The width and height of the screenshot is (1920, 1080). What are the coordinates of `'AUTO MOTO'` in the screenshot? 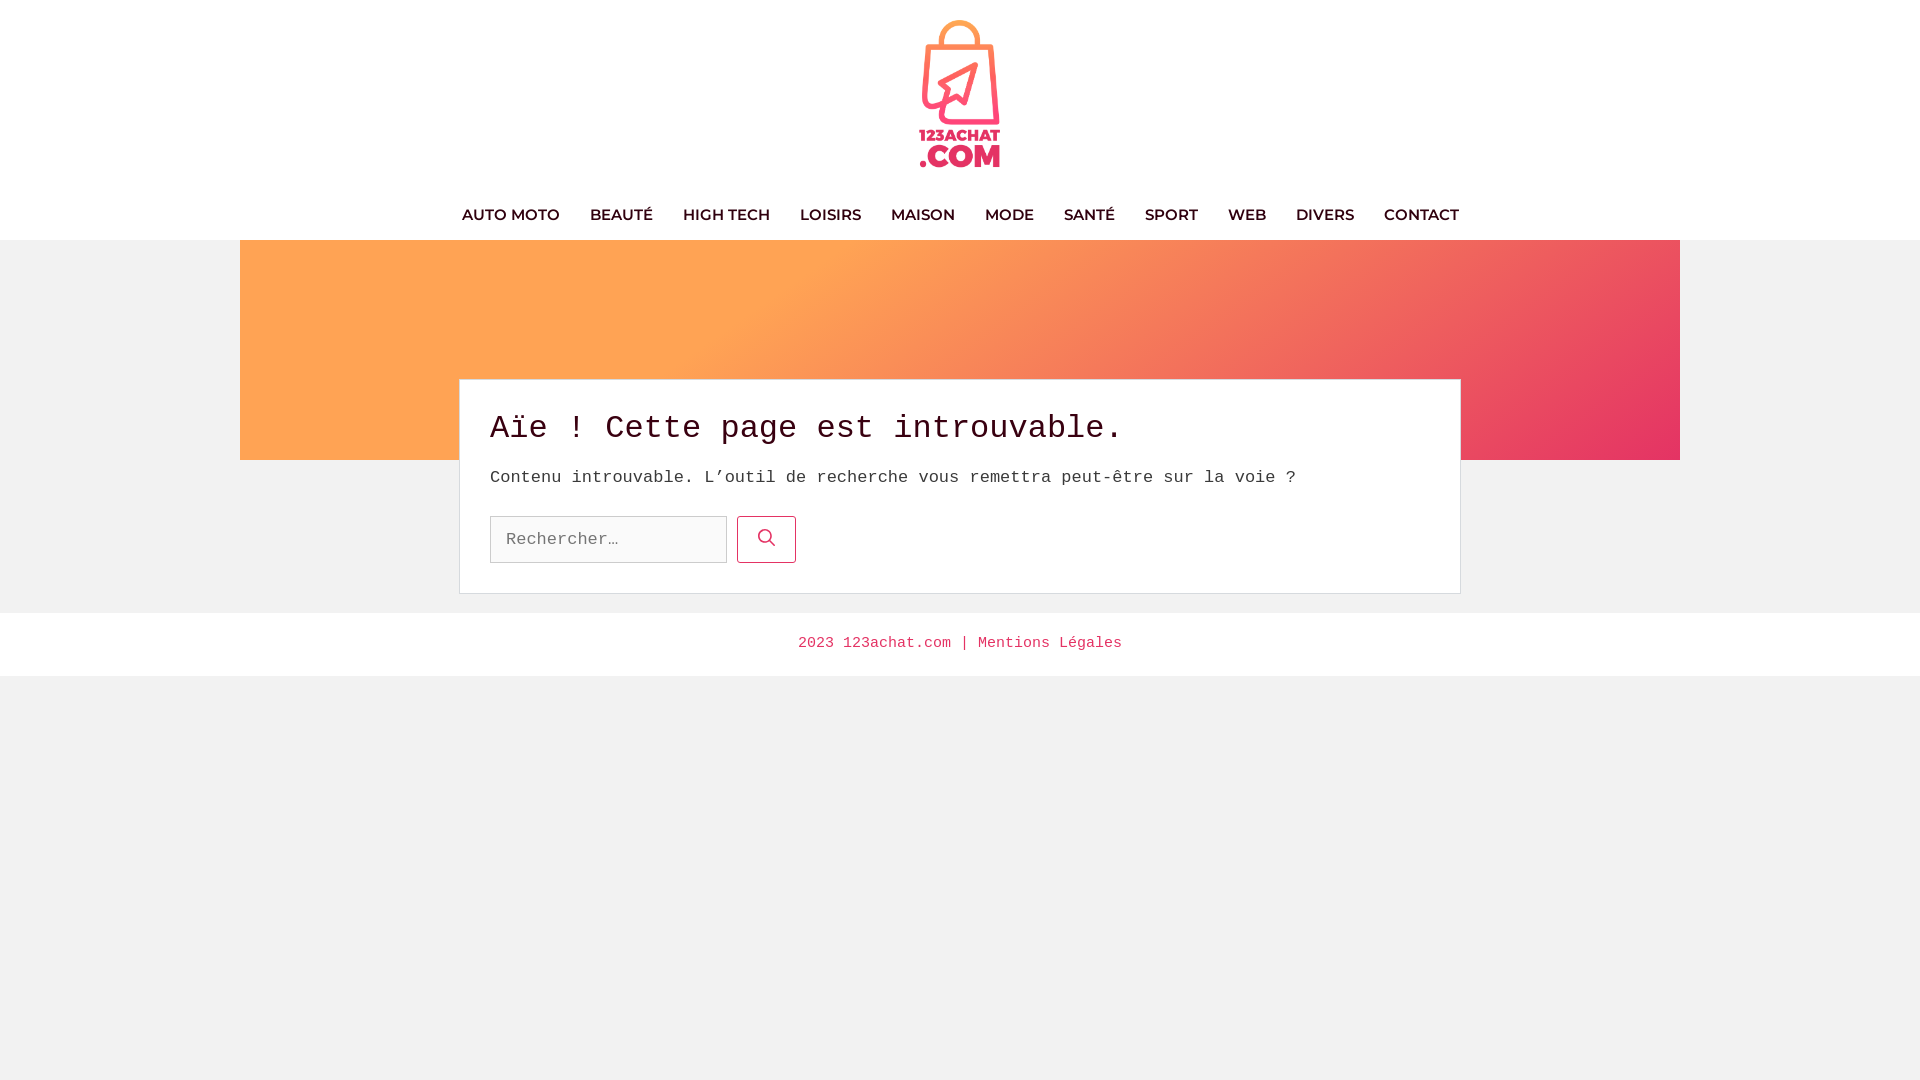 It's located at (509, 215).